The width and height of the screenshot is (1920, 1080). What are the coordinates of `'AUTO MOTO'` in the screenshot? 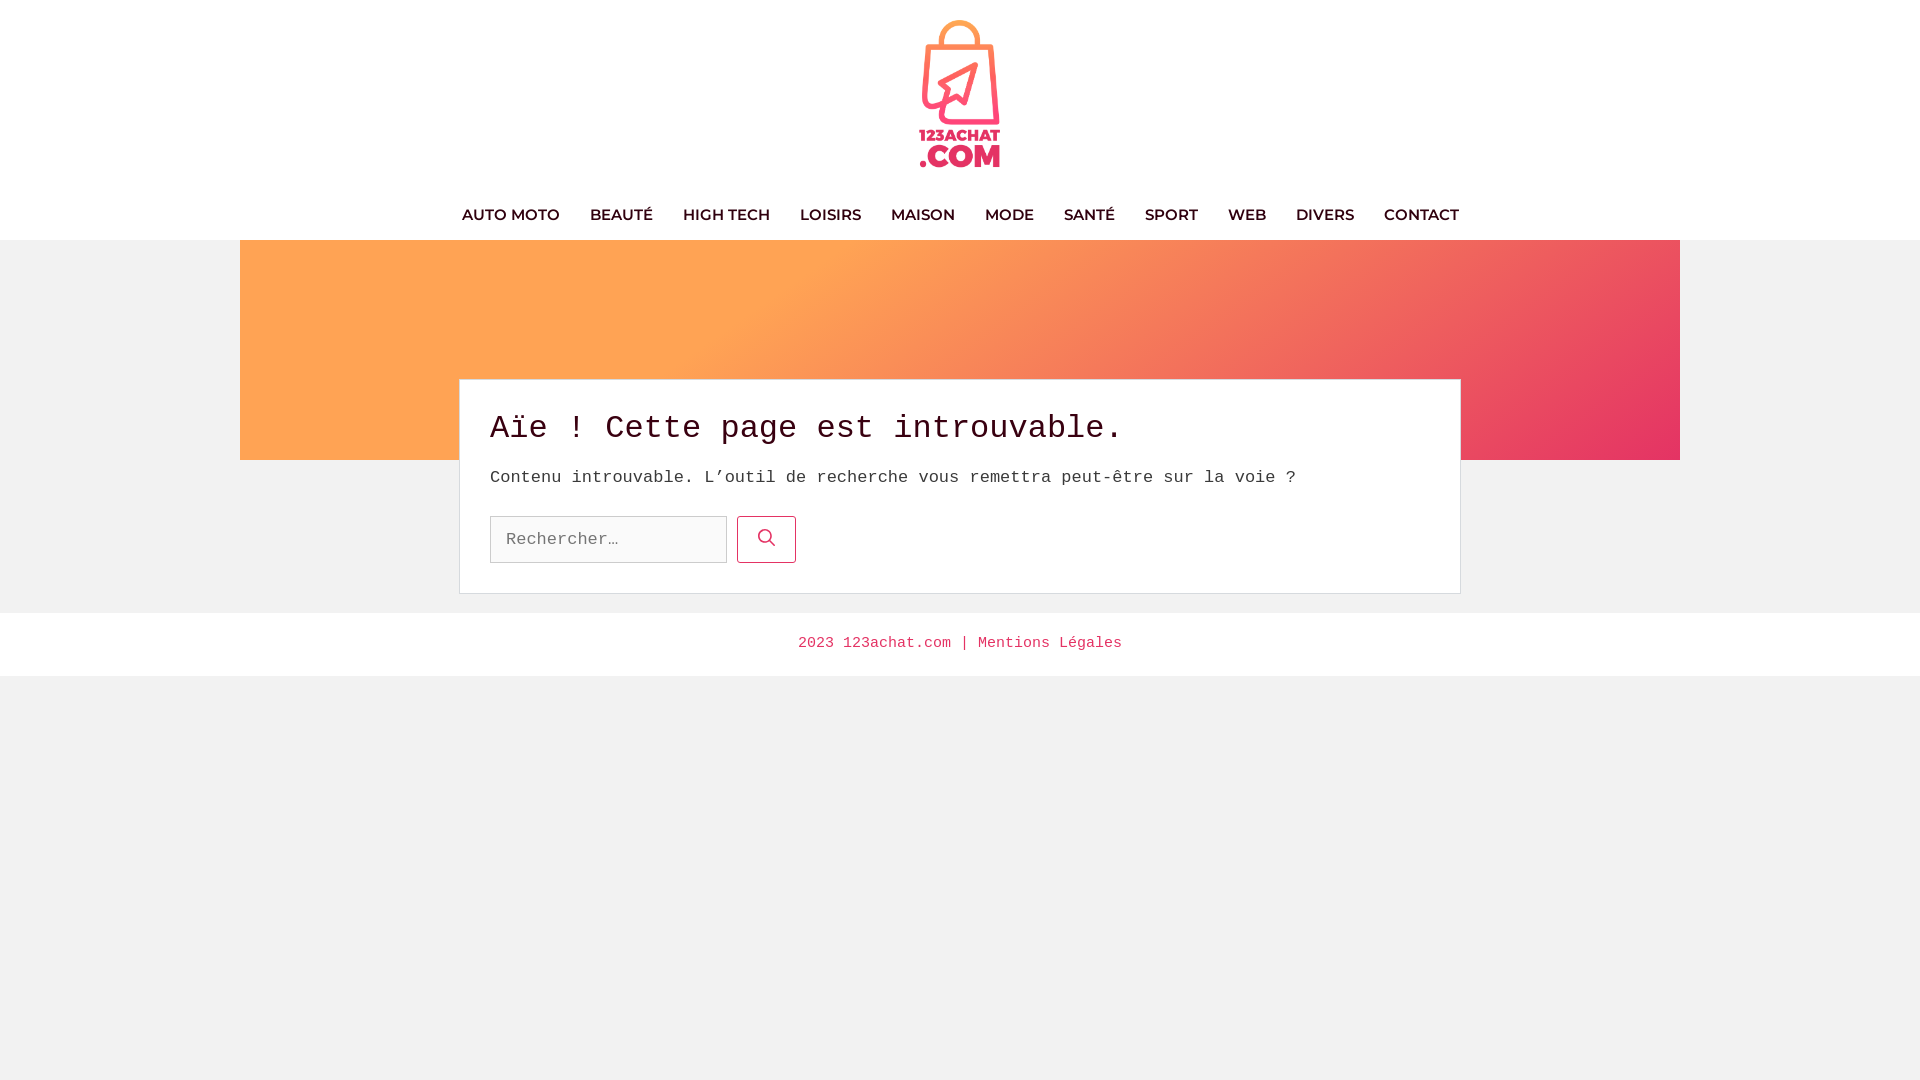 It's located at (509, 215).